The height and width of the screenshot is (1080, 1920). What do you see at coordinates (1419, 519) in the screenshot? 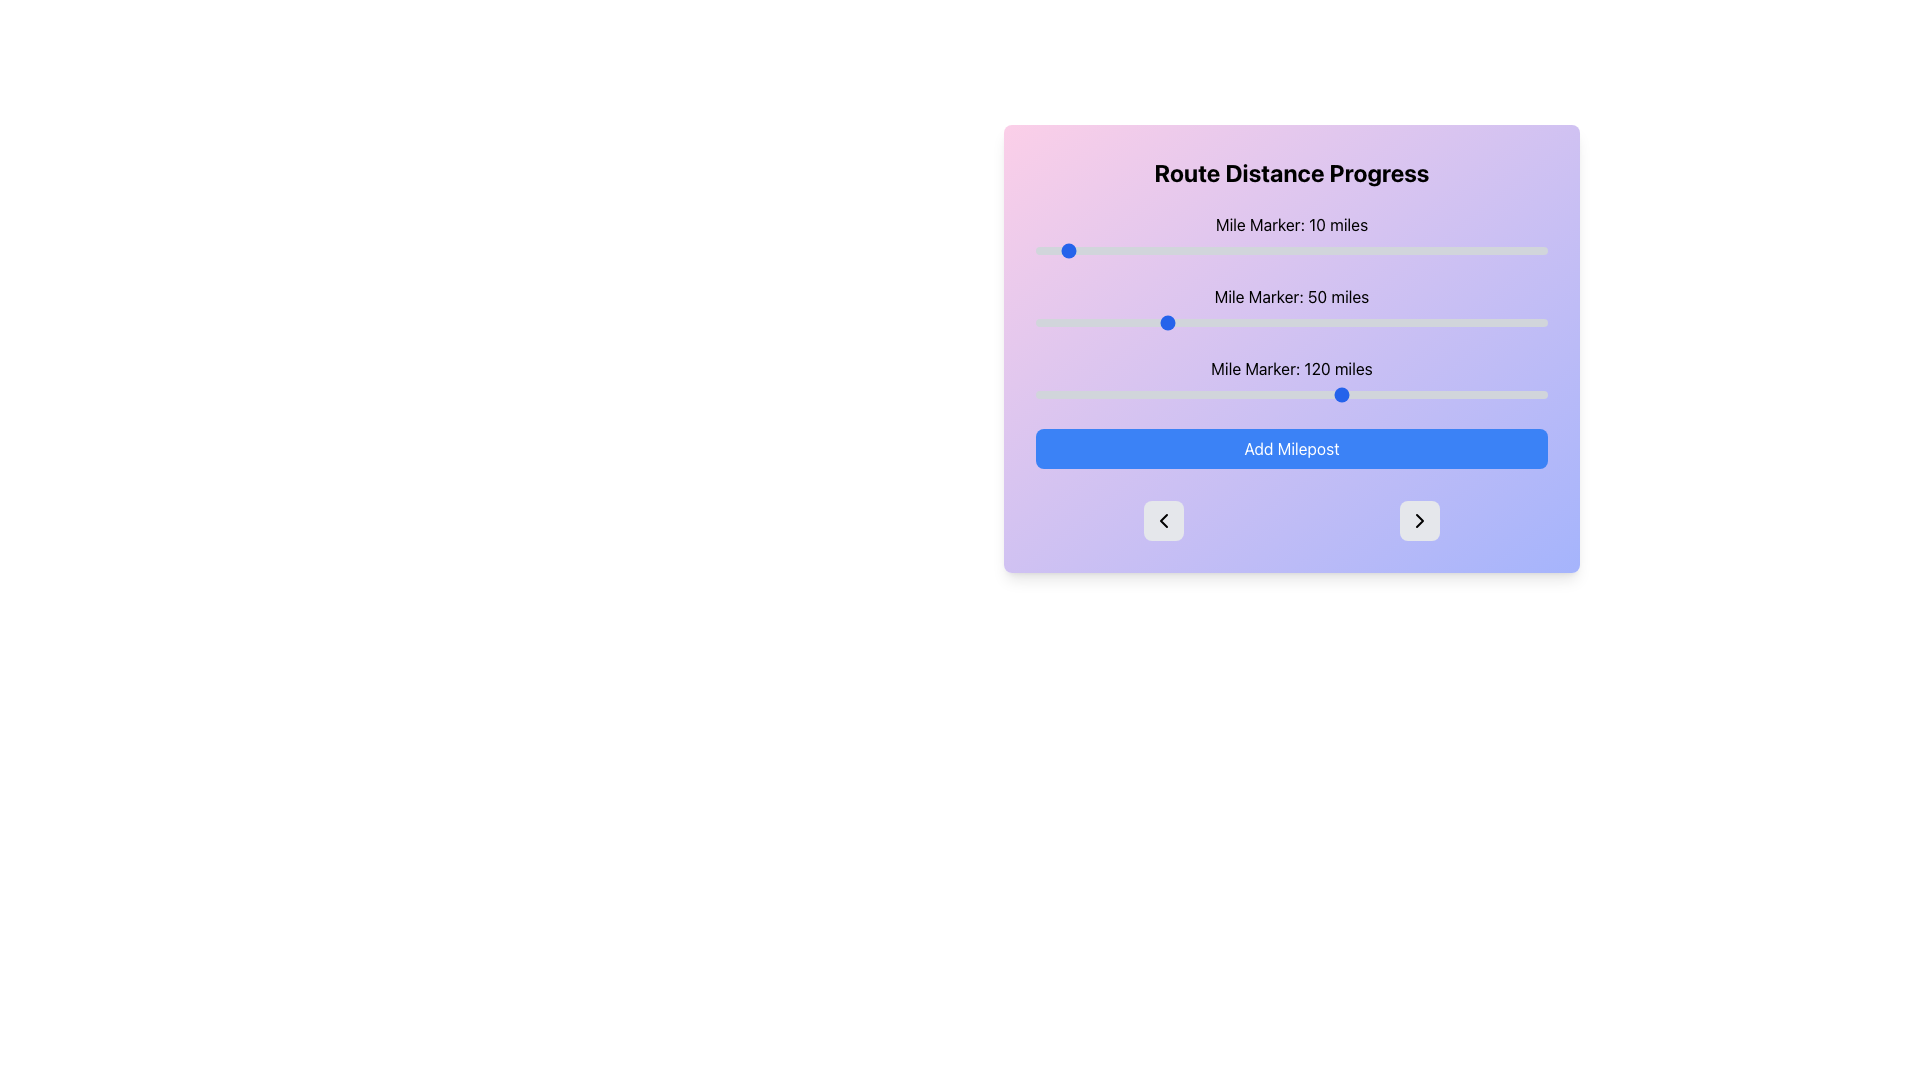
I see `the right-pointing triangular-shaped arrow icon located in the circular button at the bottom right corner of the control panel to proceed` at bounding box center [1419, 519].